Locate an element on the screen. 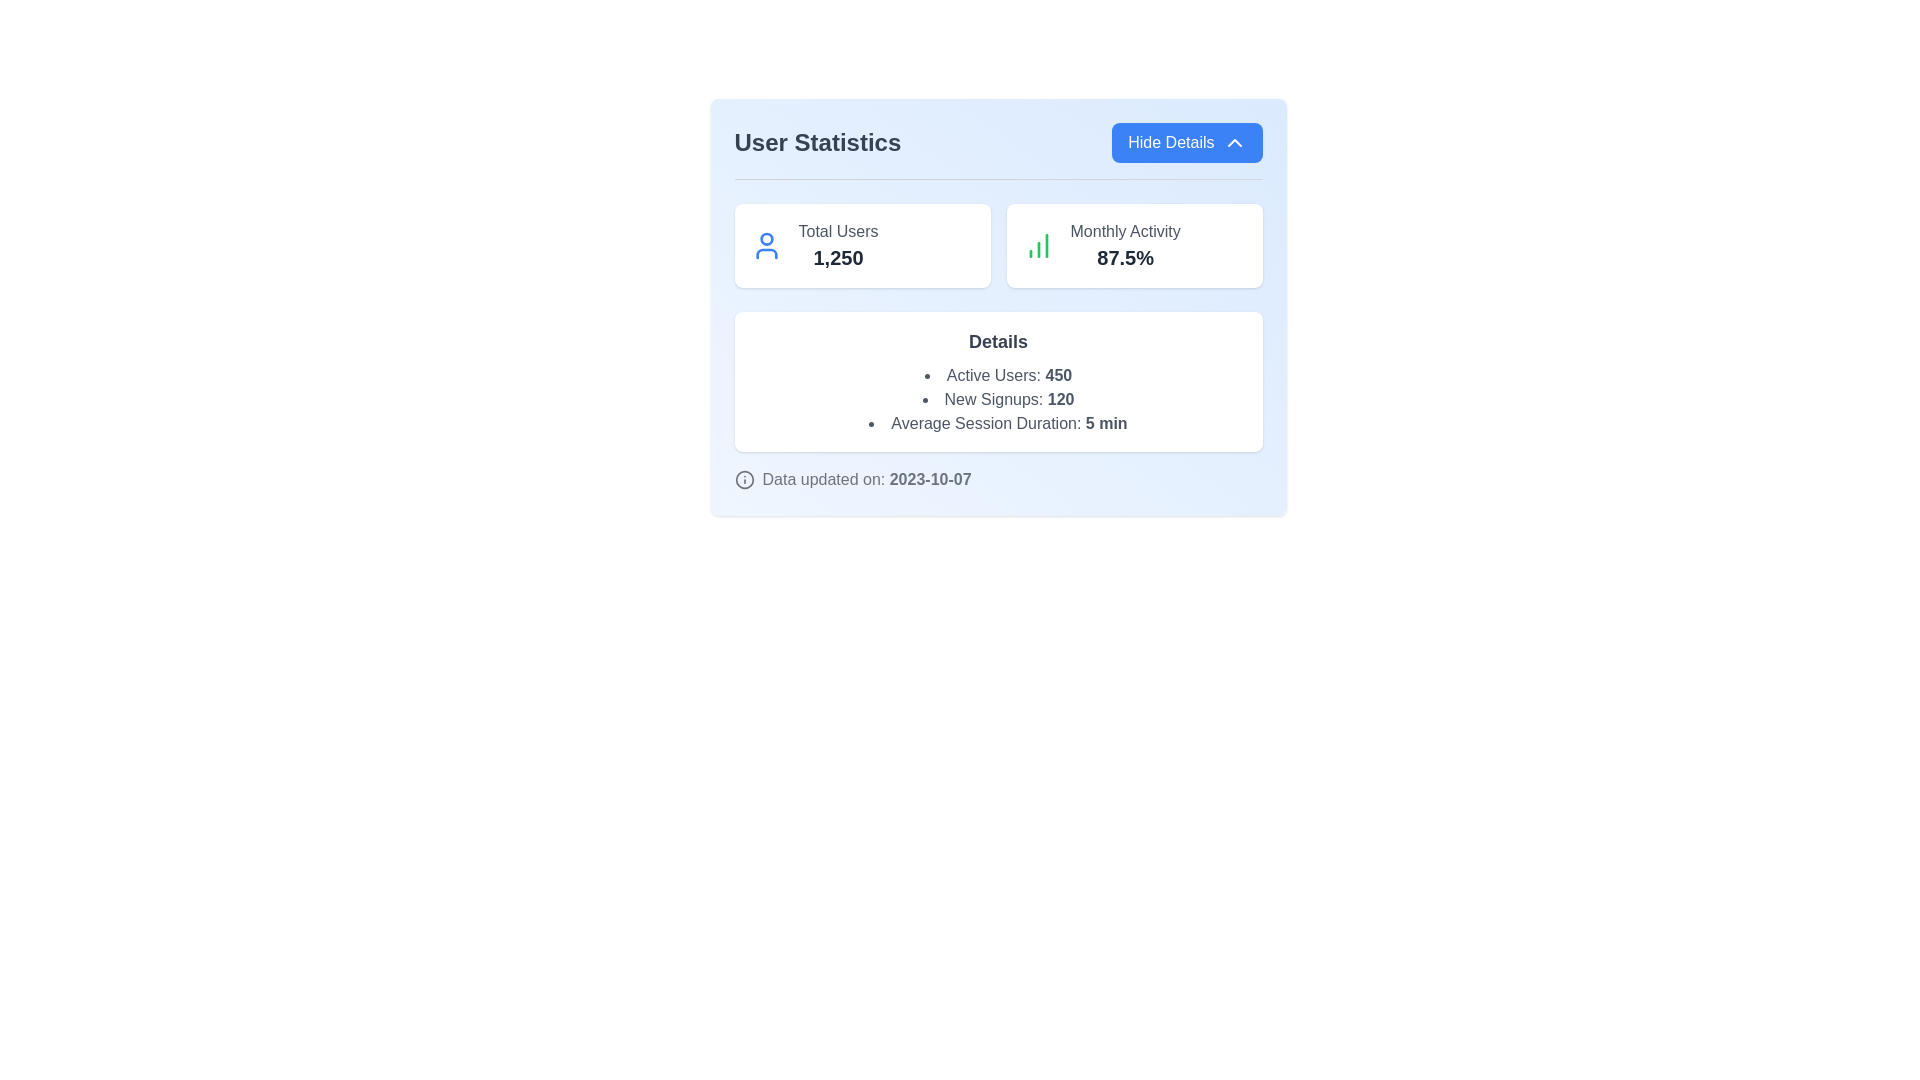 The width and height of the screenshot is (1920, 1080). the 'Hide Details' button located at the top right of the 'User Statistics' section is located at coordinates (1187, 141).